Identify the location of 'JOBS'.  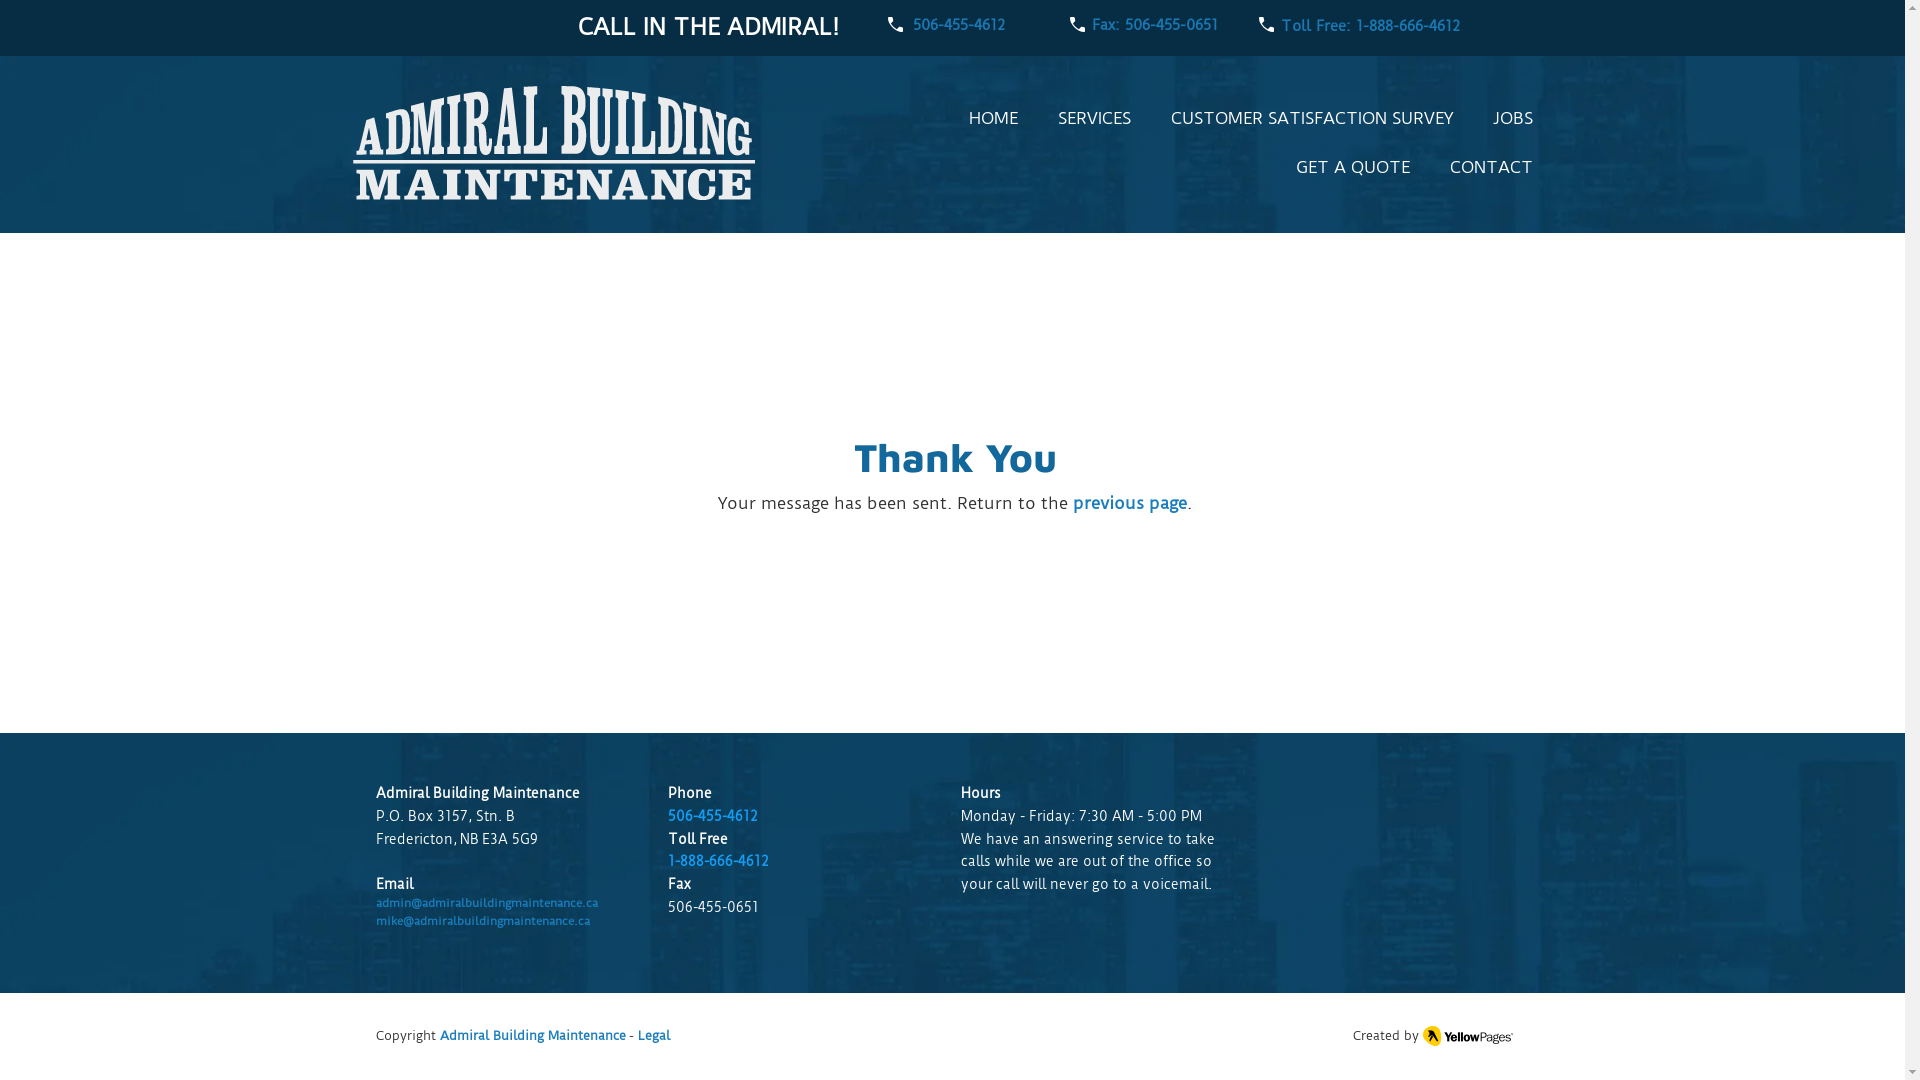
(1512, 118).